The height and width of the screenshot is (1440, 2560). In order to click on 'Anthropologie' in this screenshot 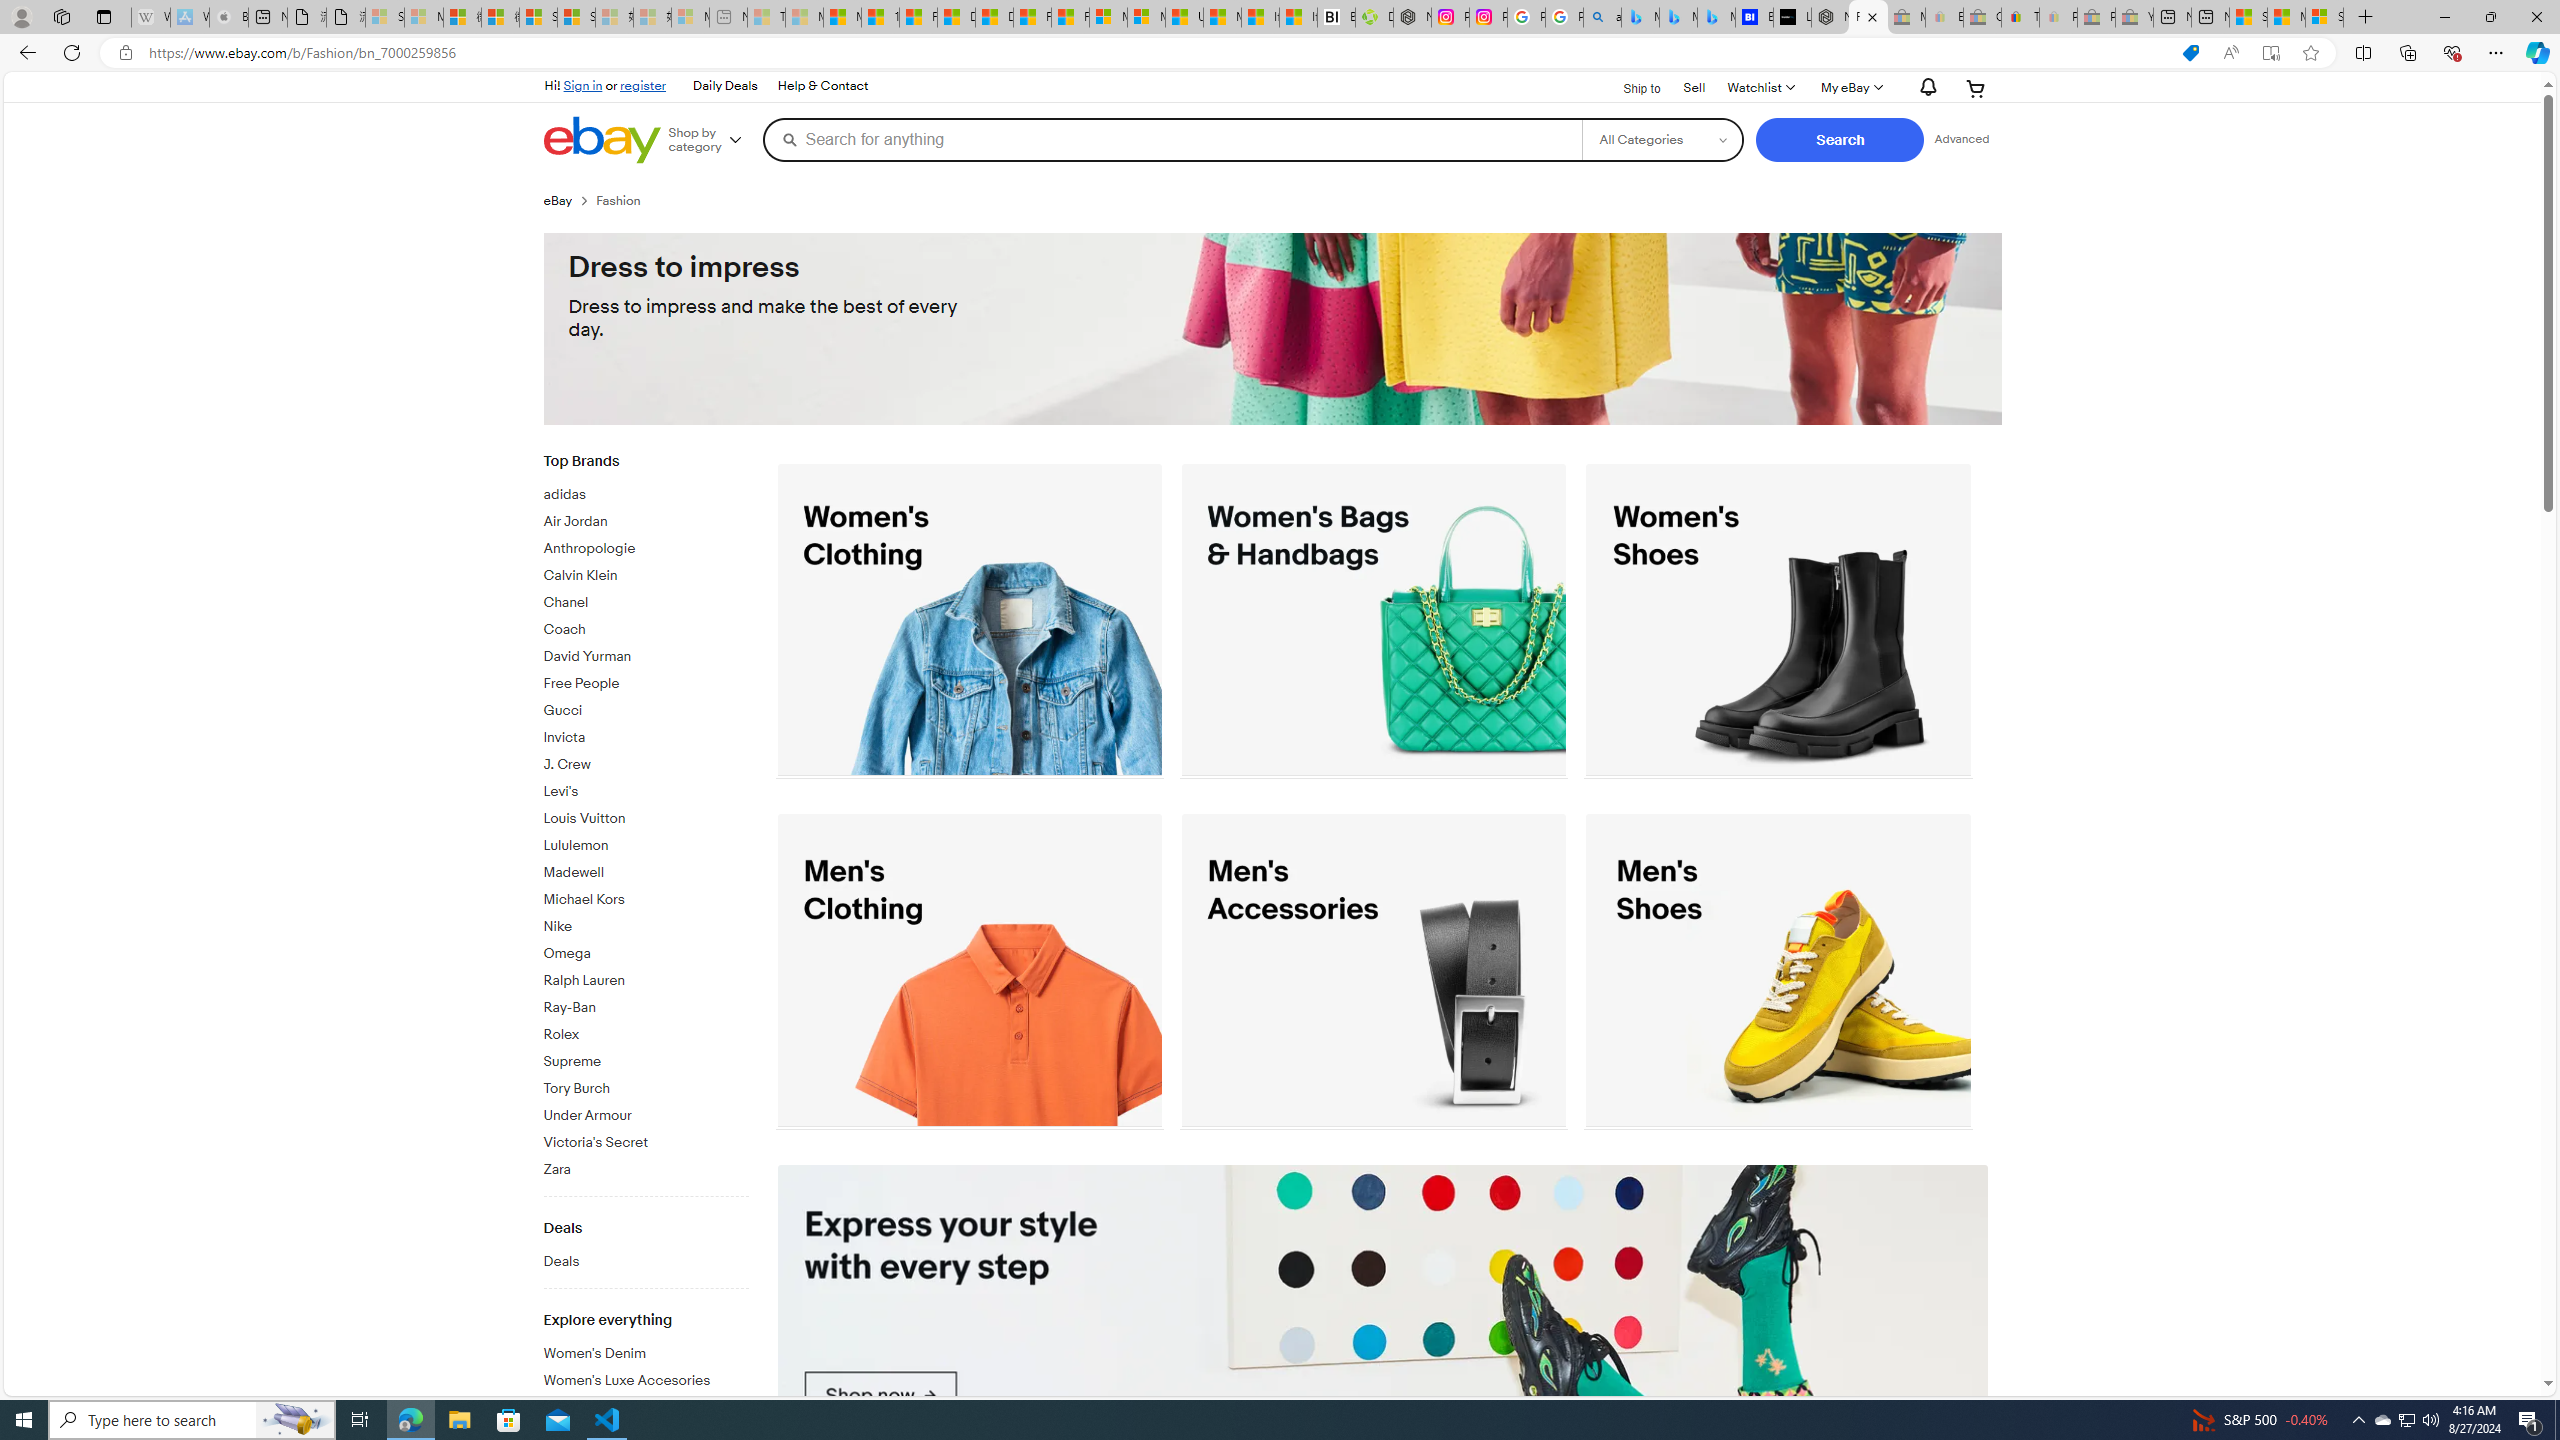, I will do `click(645, 548)`.